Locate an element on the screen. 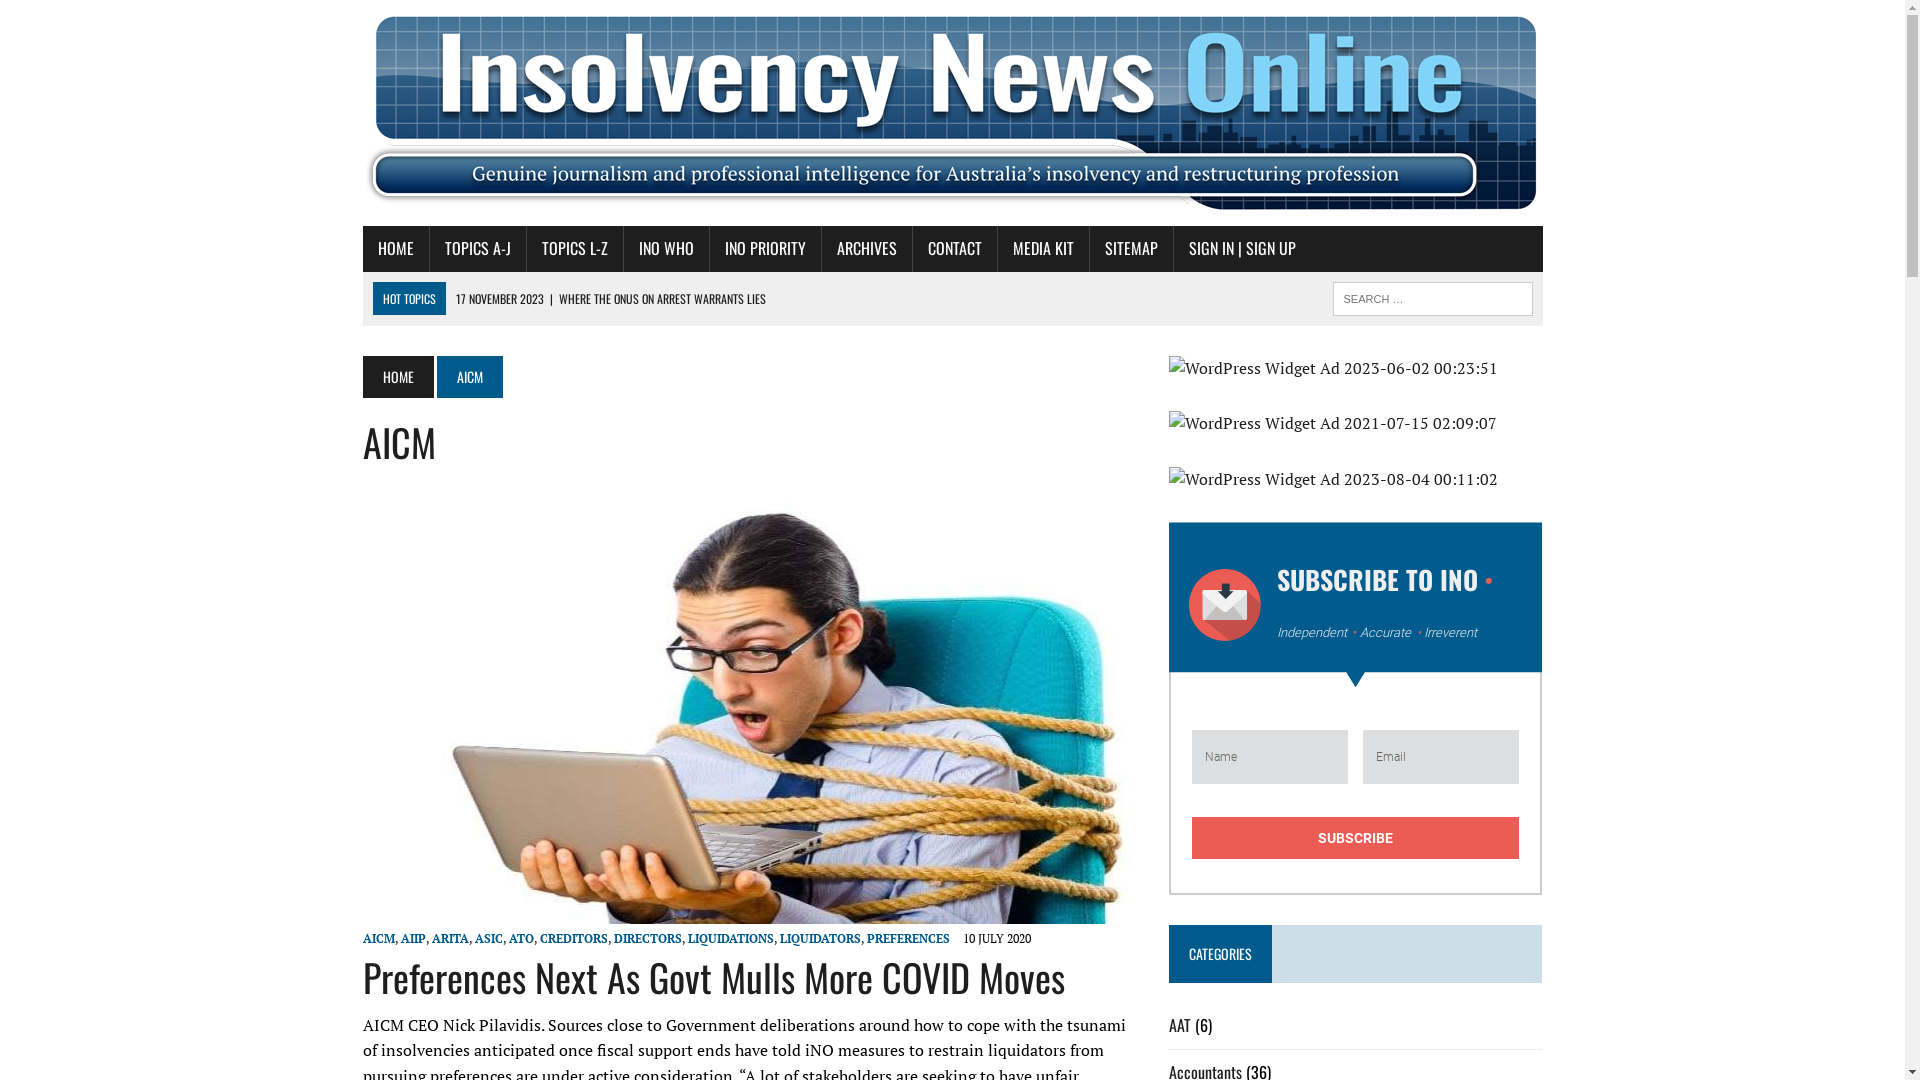  'CREDITORS' is located at coordinates (539, 938).